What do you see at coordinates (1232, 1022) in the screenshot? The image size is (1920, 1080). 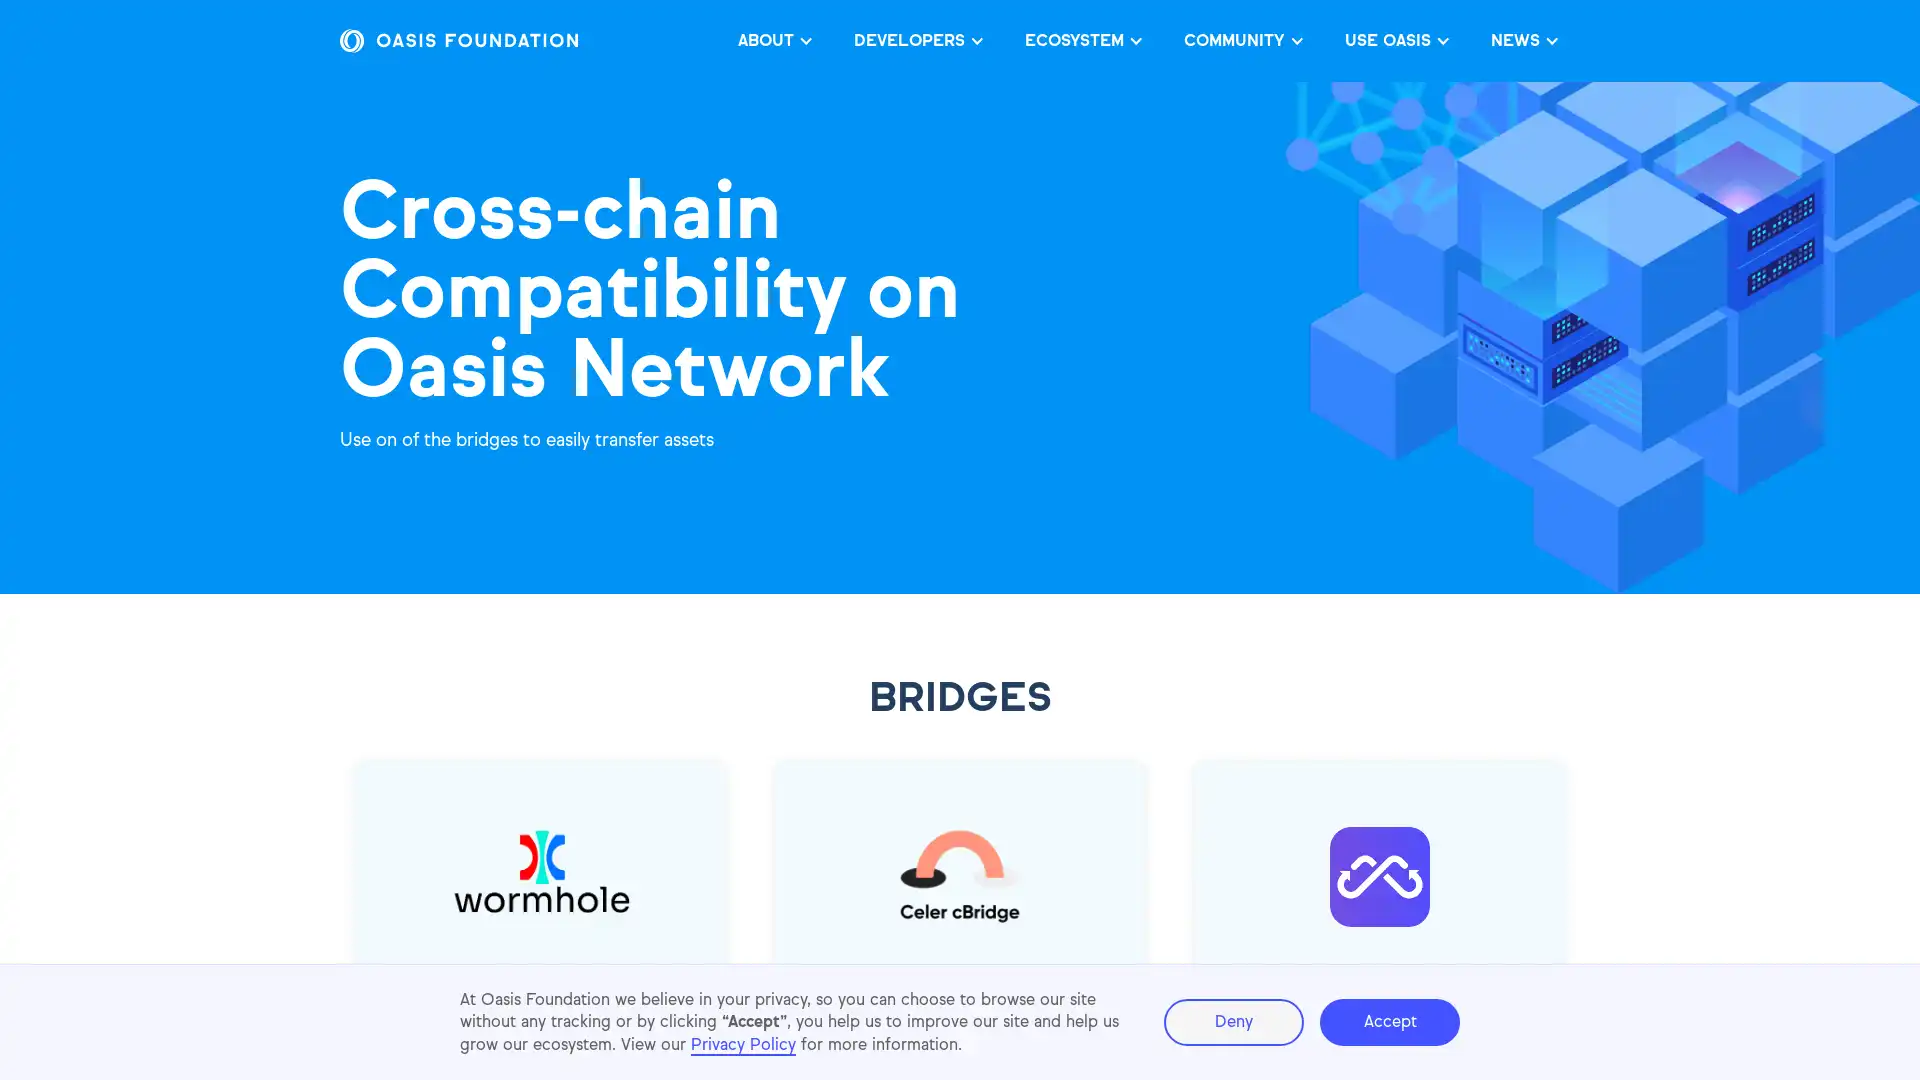 I see `Deny` at bounding box center [1232, 1022].